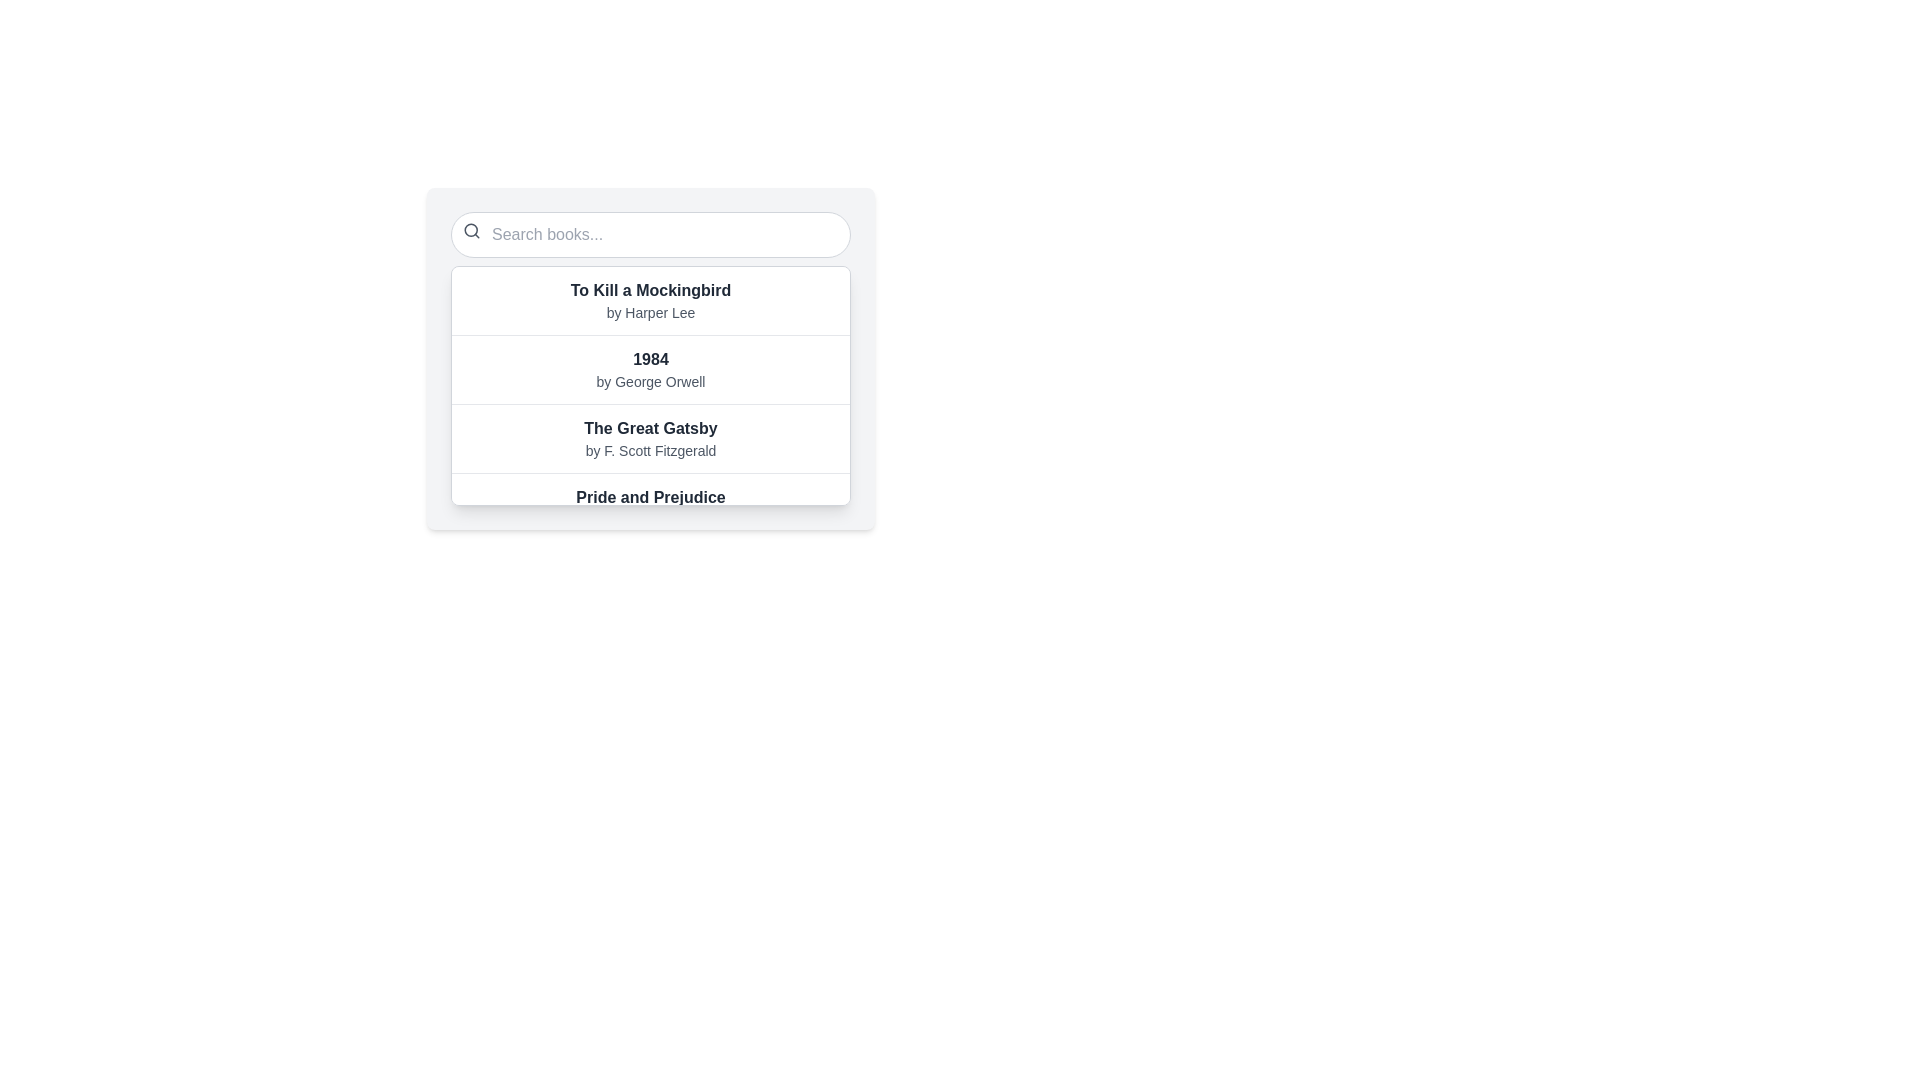 The width and height of the screenshot is (1920, 1080). What do you see at coordinates (651, 381) in the screenshot?
I see `the text label displaying 'by George Orwell', which is a smaller, lighter gray font located directly below the title '1984'` at bounding box center [651, 381].